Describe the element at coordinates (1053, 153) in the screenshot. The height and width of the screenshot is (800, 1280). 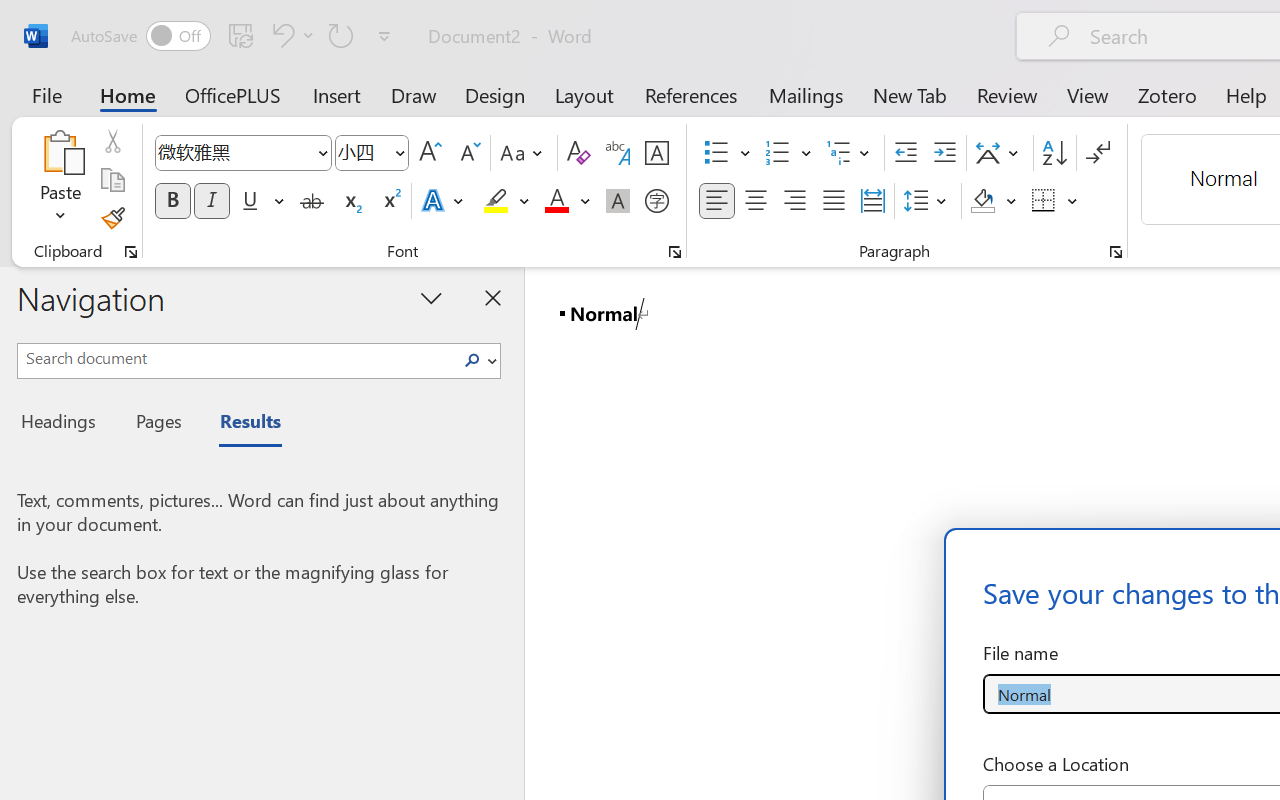
I see `'Sort...'` at that location.